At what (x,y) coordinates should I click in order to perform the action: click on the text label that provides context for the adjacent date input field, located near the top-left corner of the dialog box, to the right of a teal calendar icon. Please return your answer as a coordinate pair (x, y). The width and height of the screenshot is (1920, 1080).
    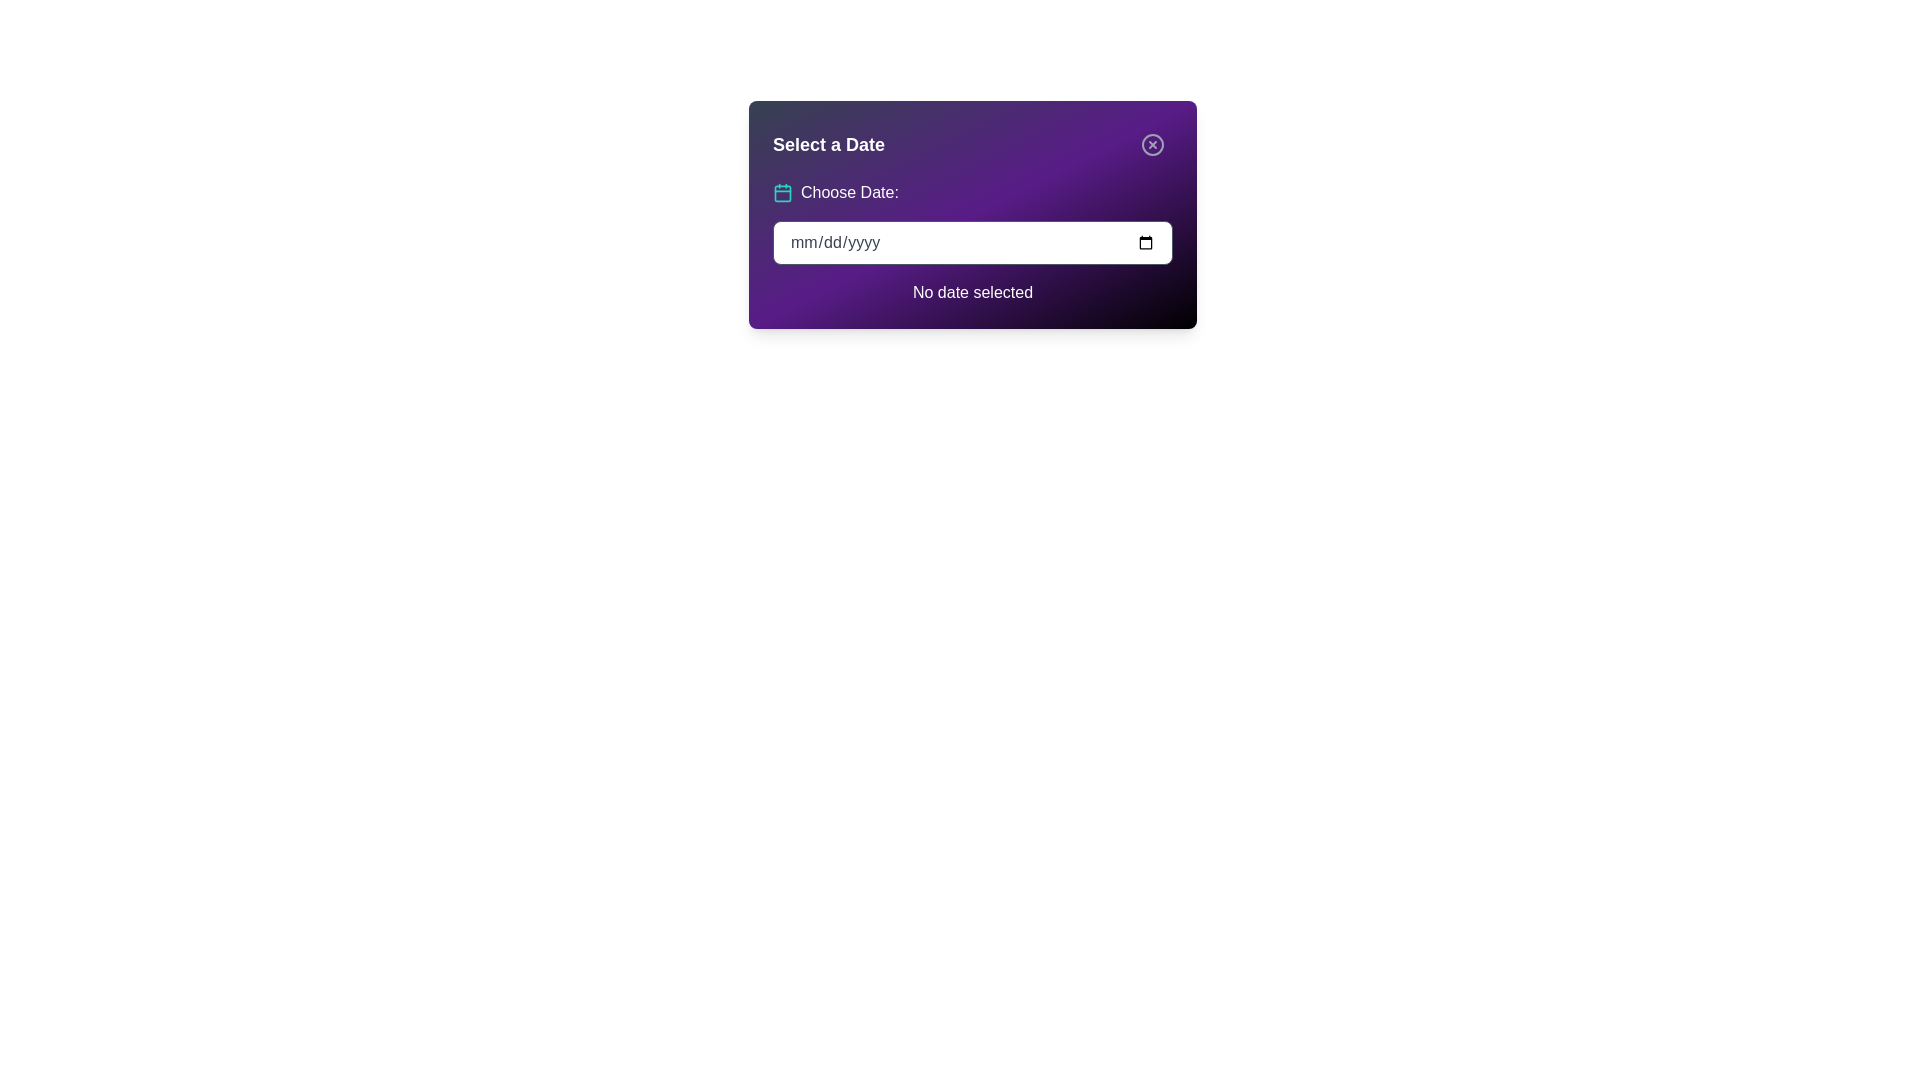
    Looking at the image, I should click on (849, 192).